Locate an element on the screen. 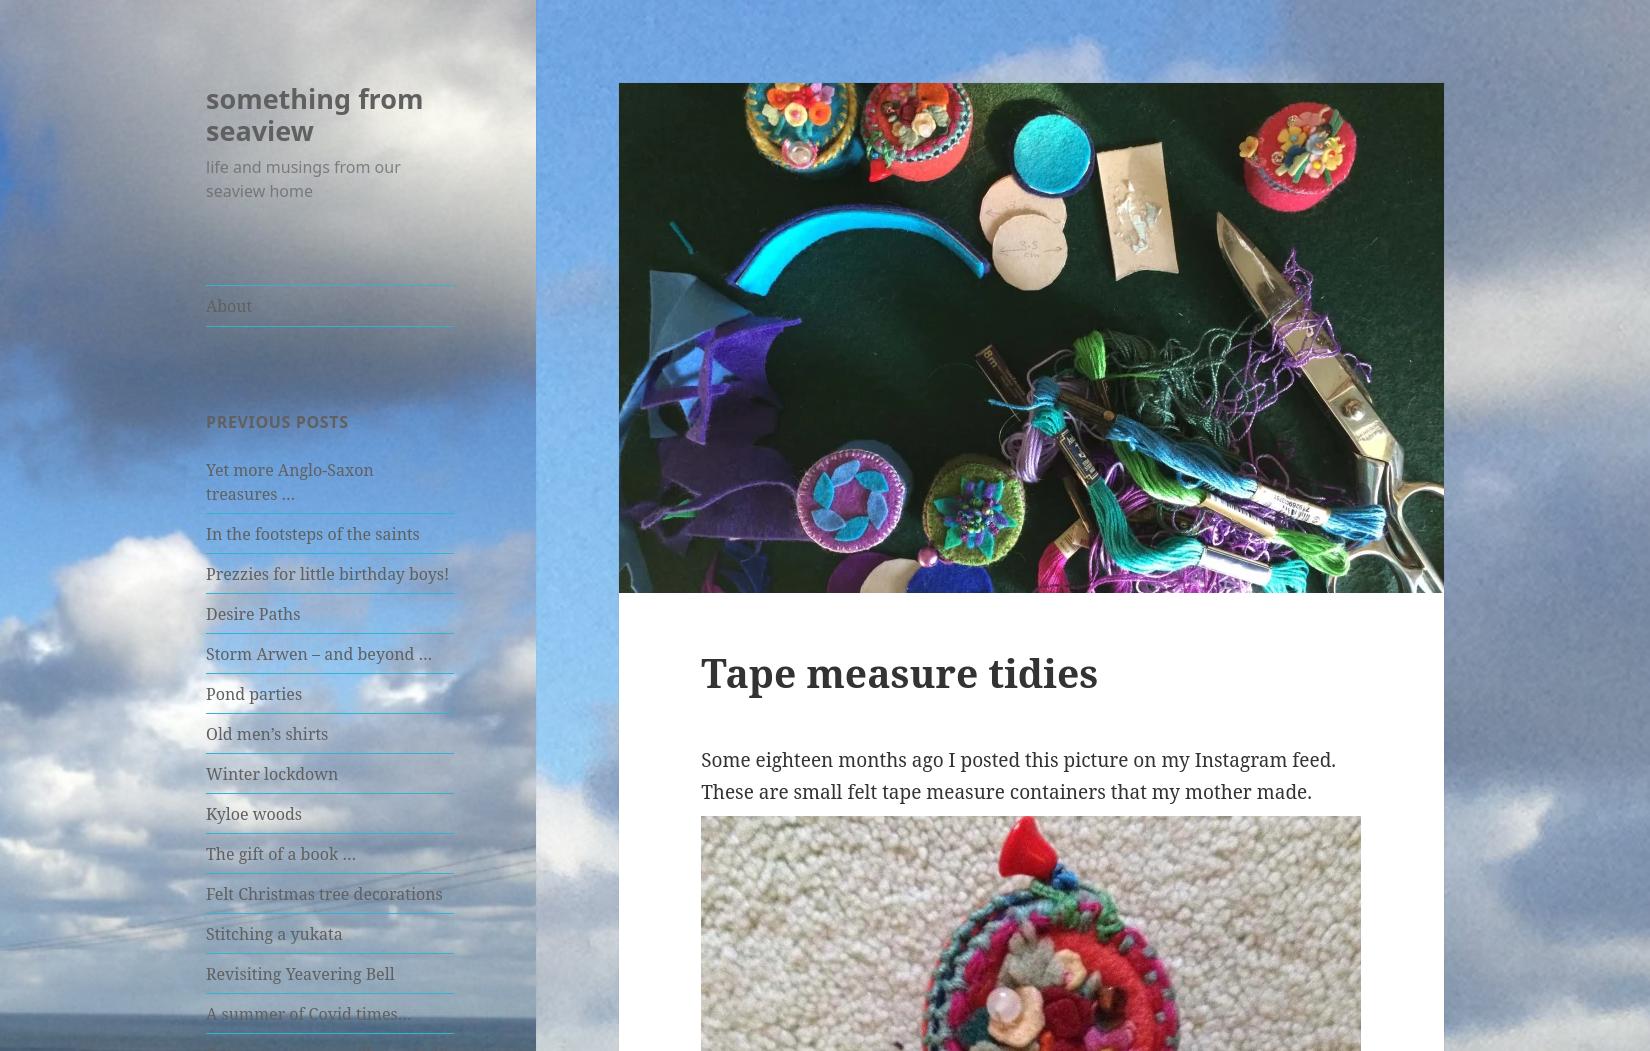 The width and height of the screenshot is (1650, 1051). 'Prezzies for little birthday boys!' is located at coordinates (327, 573).